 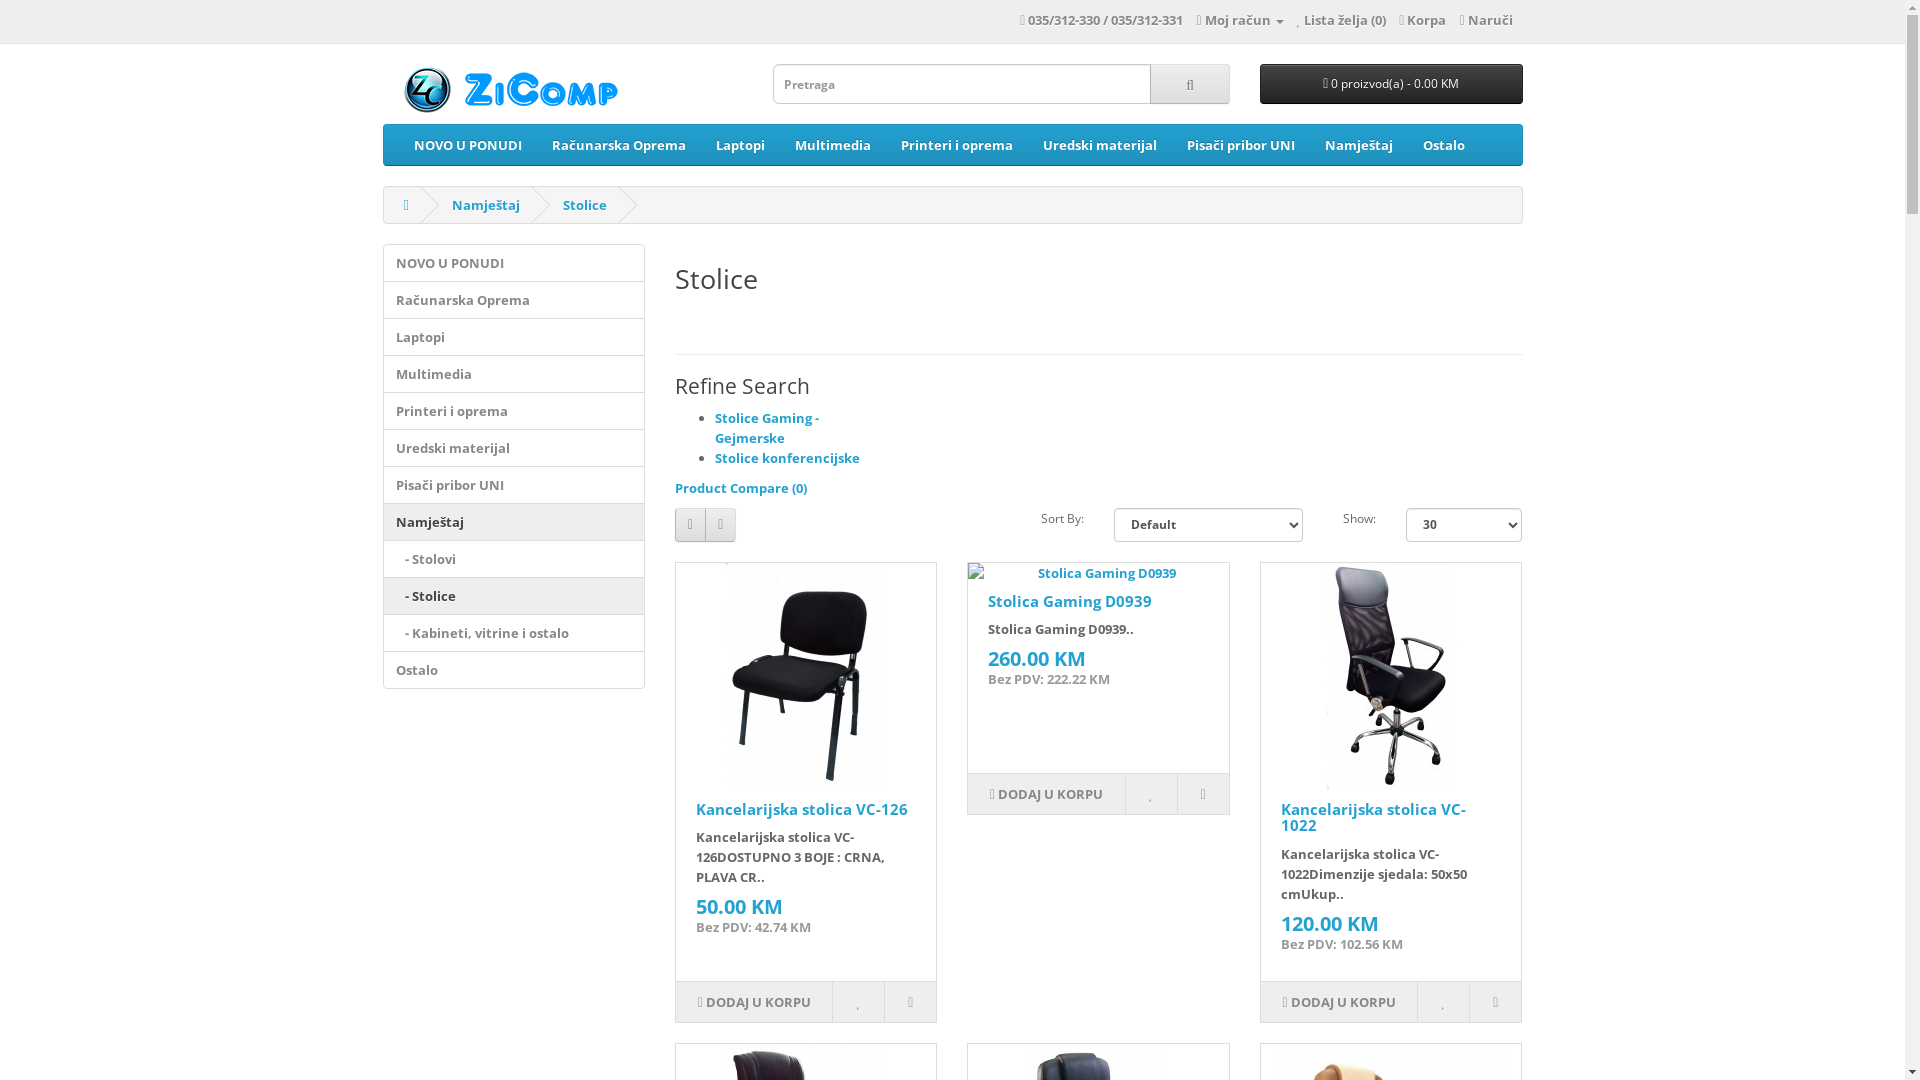 What do you see at coordinates (766, 427) in the screenshot?
I see `'Stolice Gaming - Gejmerske'` at bounding box center [766, 427].